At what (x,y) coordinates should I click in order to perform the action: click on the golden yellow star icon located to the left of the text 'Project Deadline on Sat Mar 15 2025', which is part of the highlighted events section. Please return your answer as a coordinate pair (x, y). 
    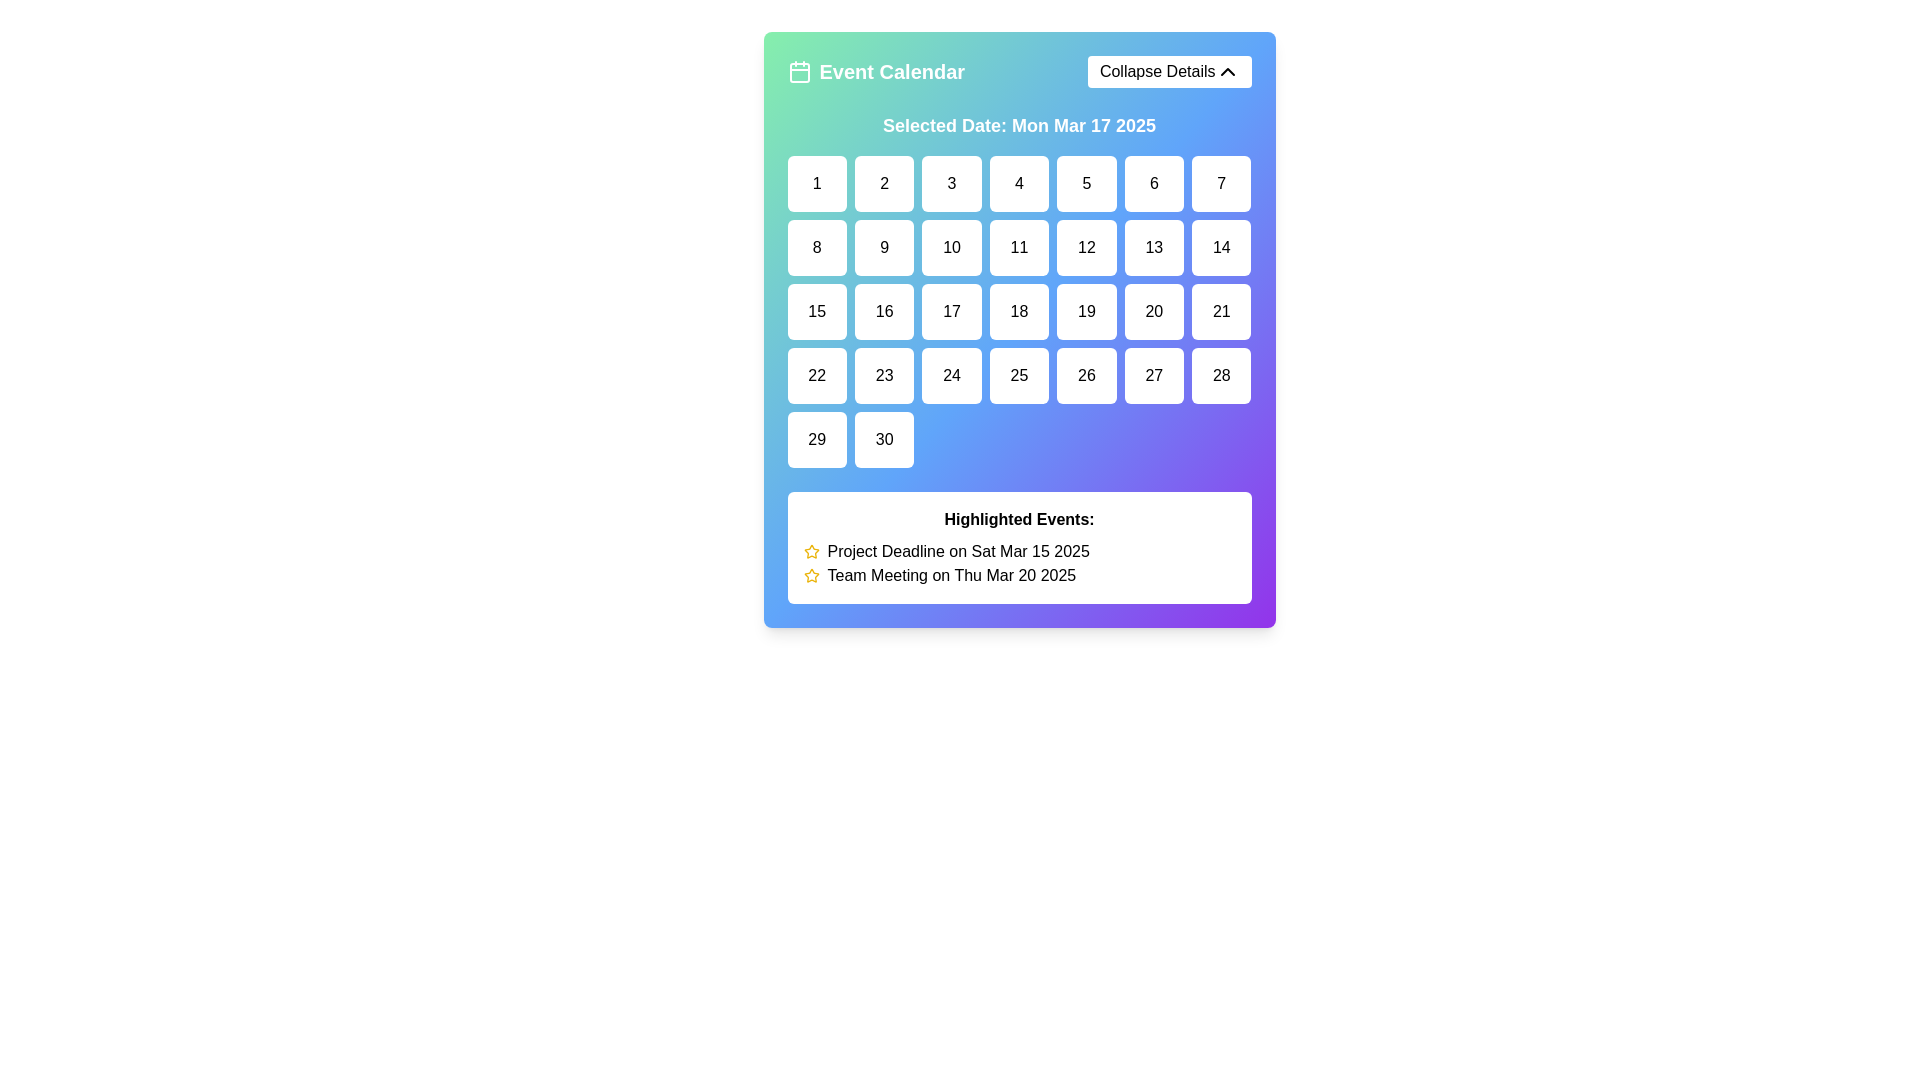
    Looking at the image, I should click on (811, 551).